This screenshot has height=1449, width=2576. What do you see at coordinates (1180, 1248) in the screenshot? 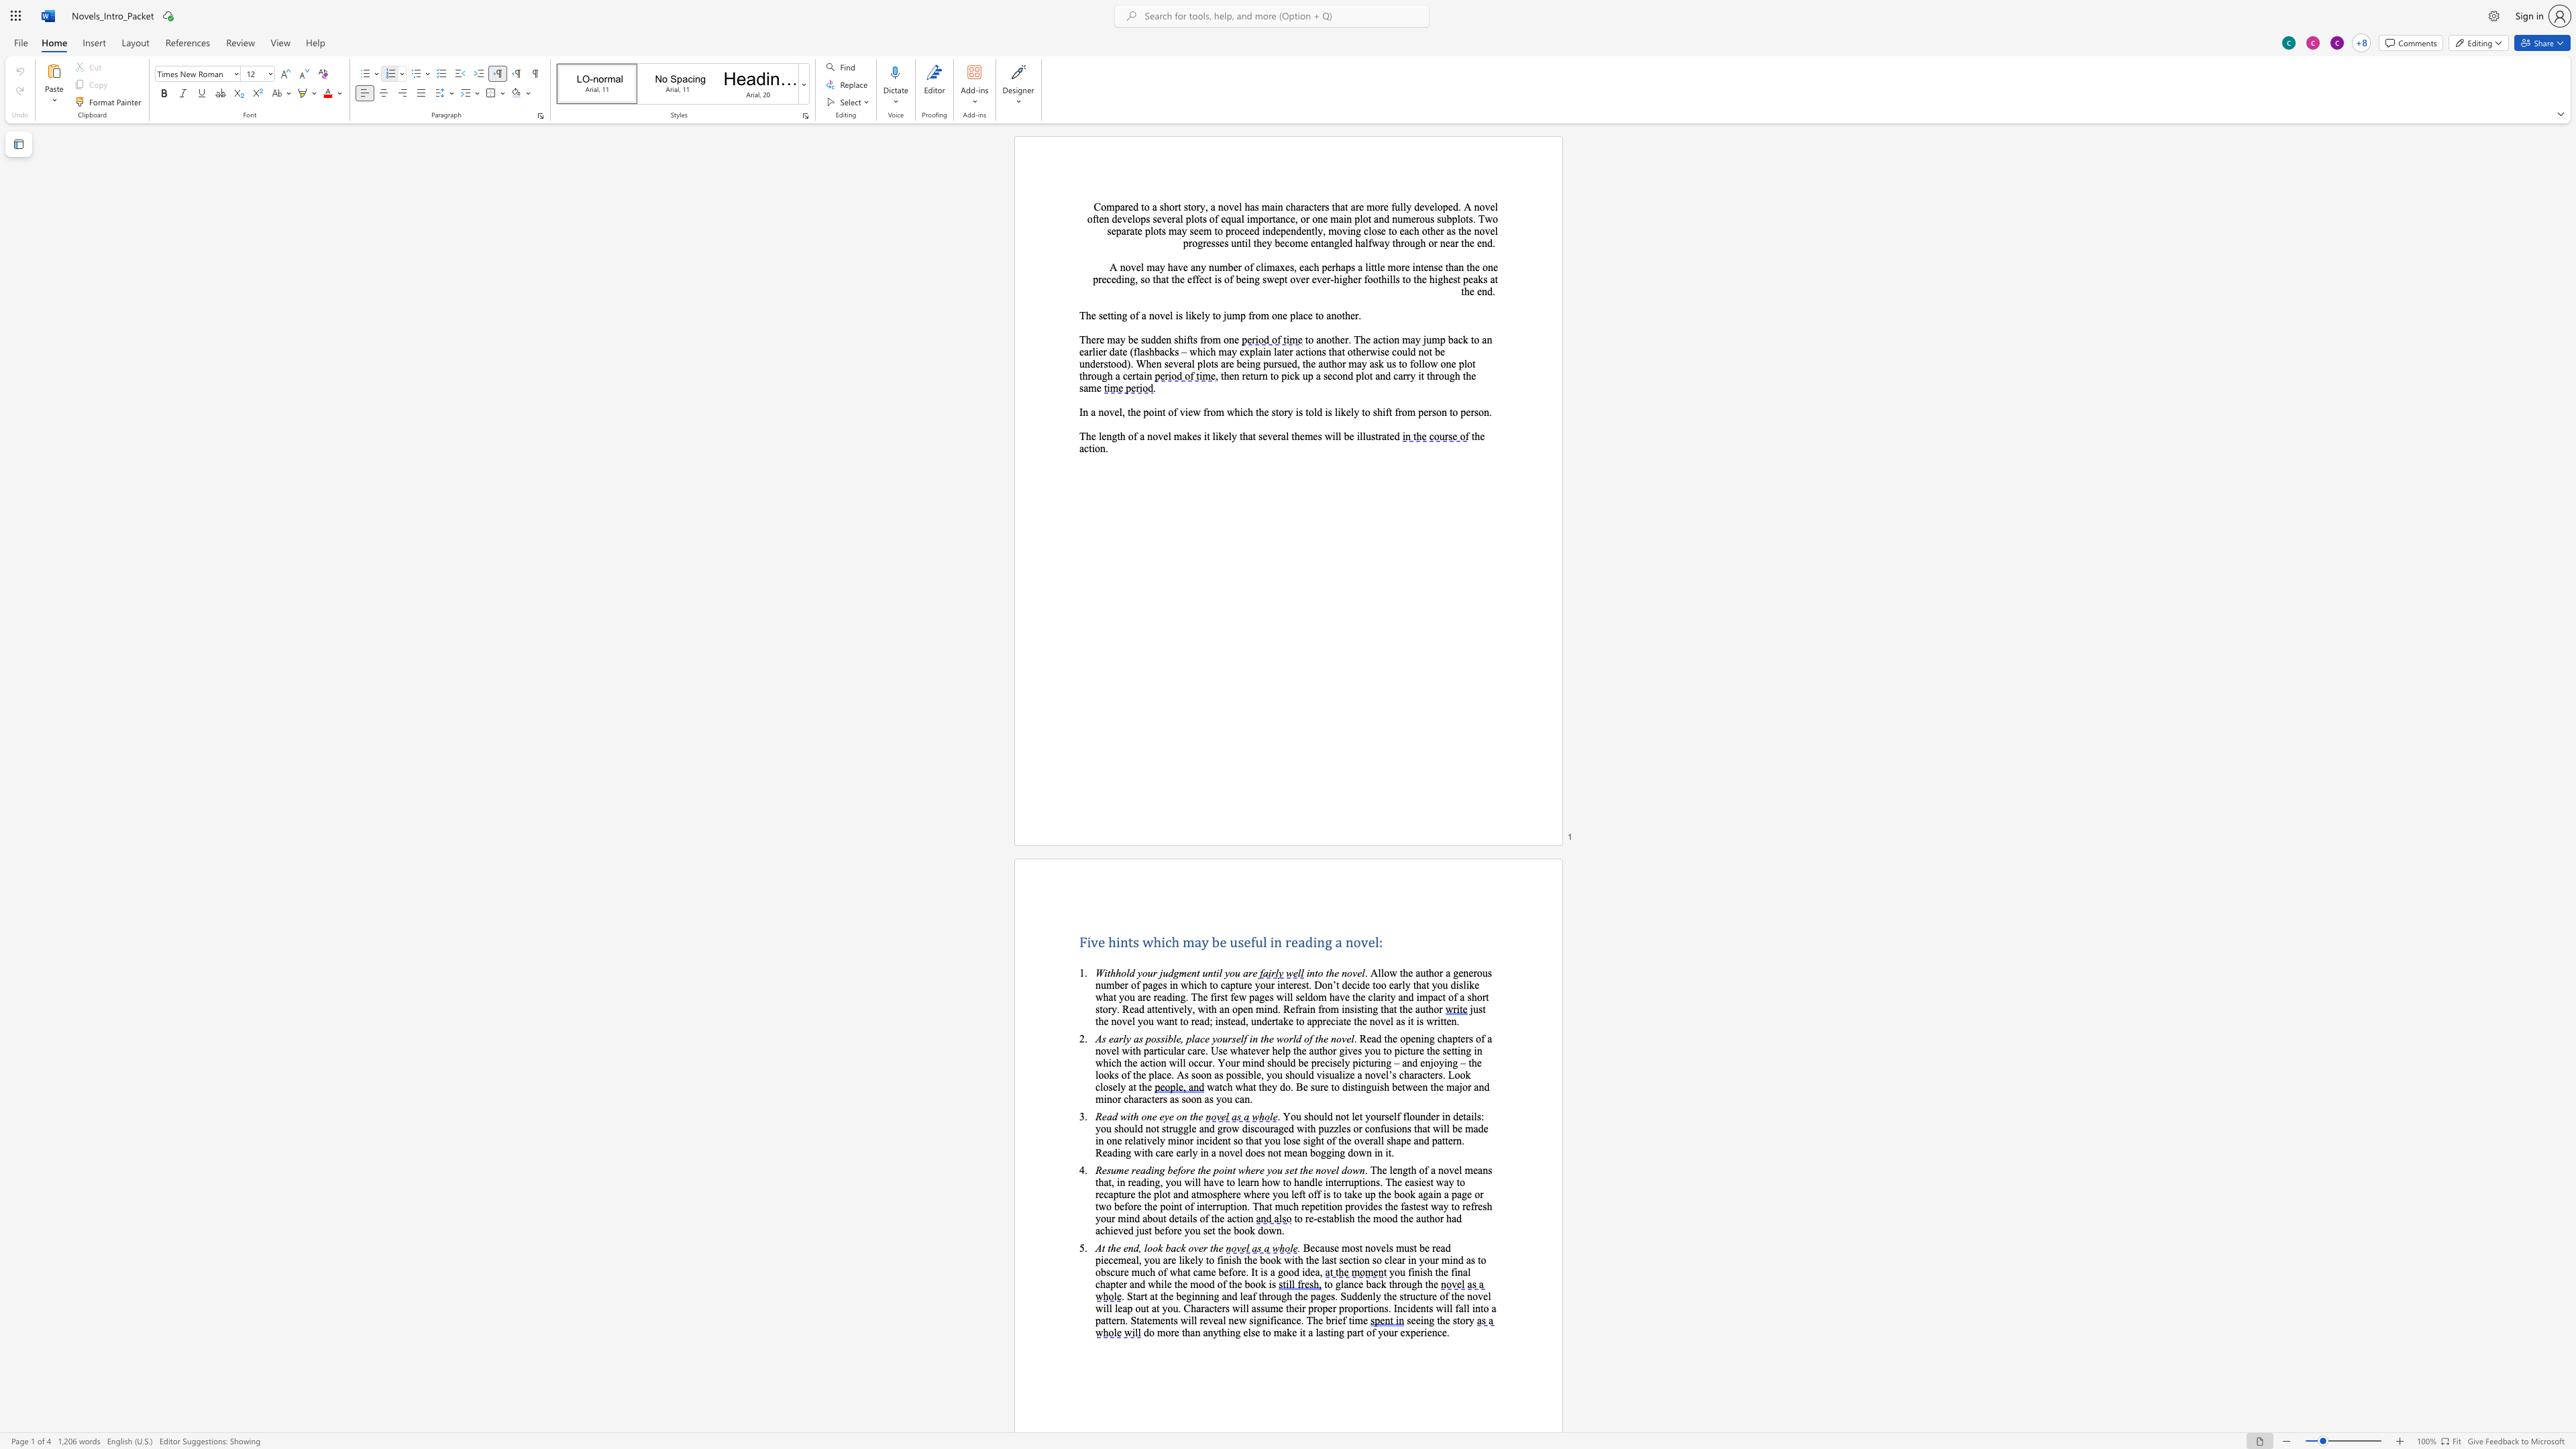
I see `the space between the continuous character "c" and "k" in the text` at bounding box center [1180, 1248].